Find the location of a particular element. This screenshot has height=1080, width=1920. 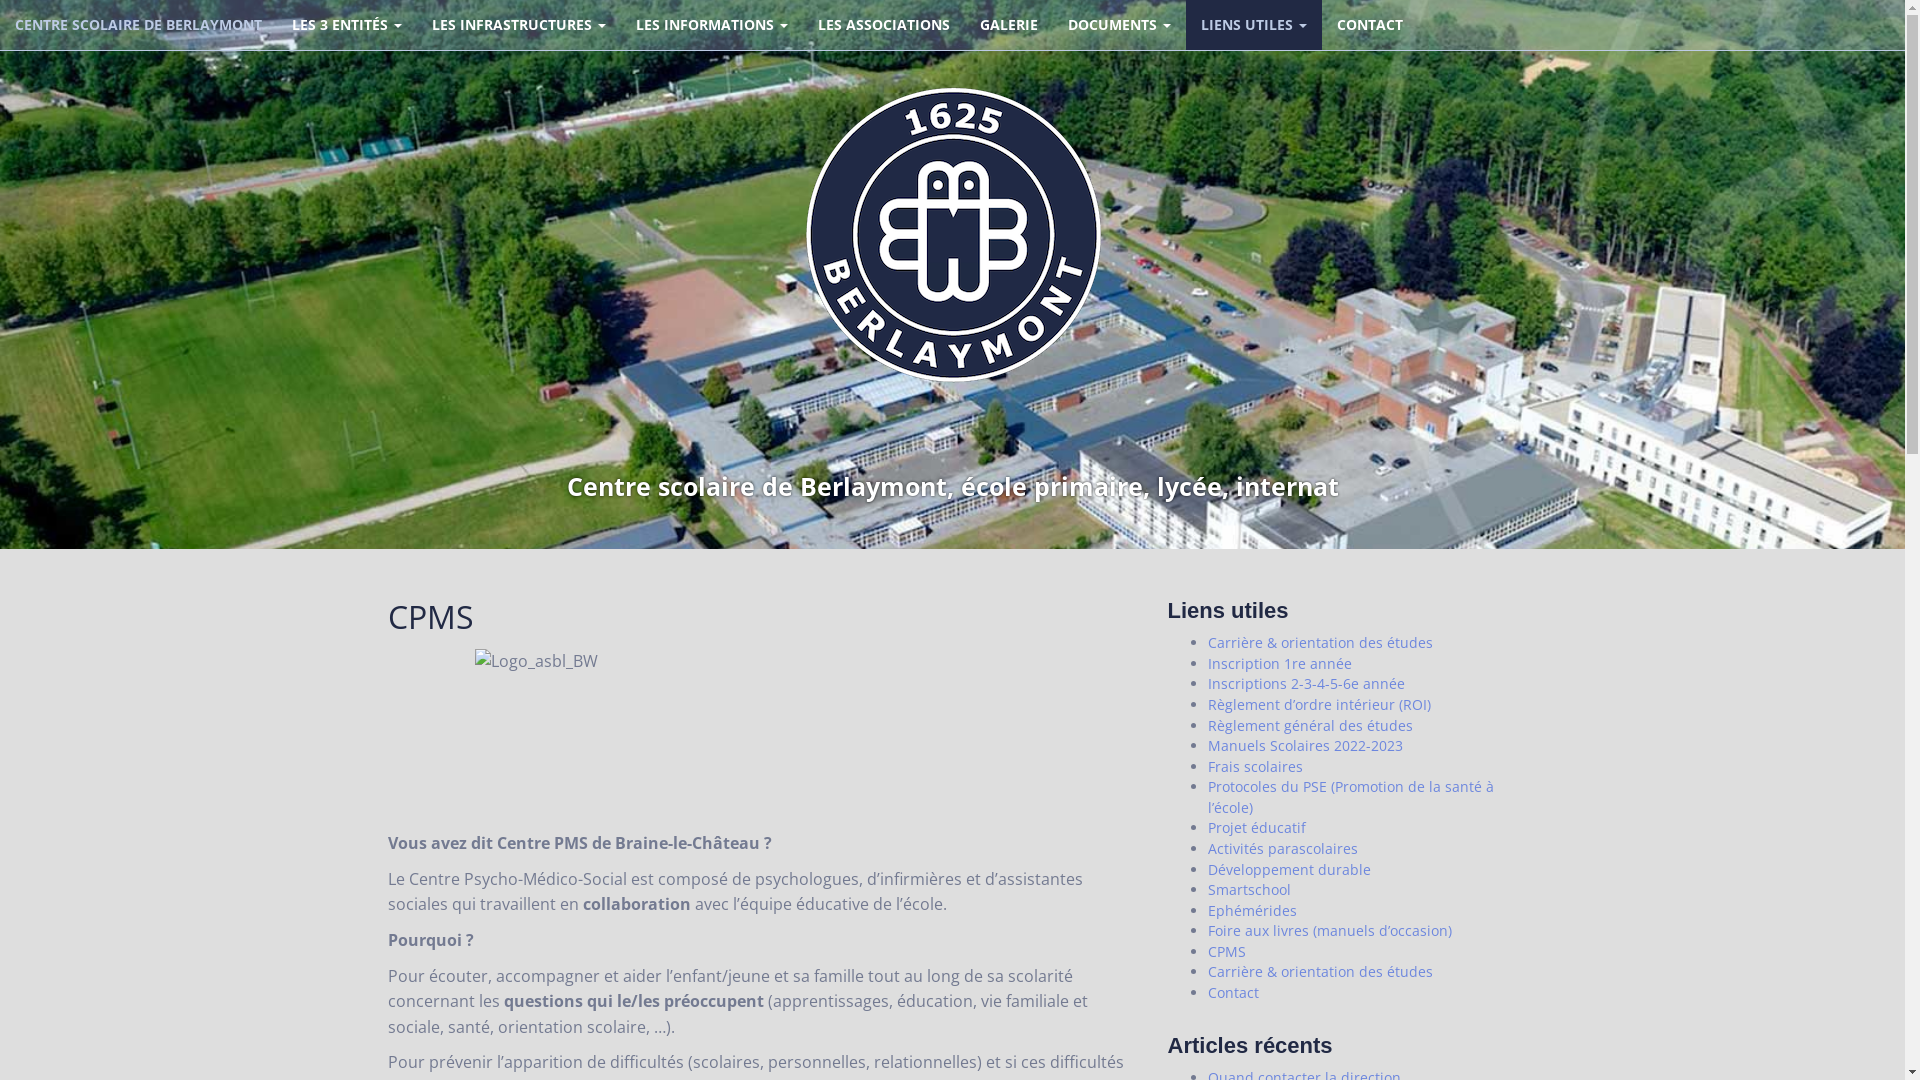

'LIENS UTILES' is located at coordinates (1252, 24).